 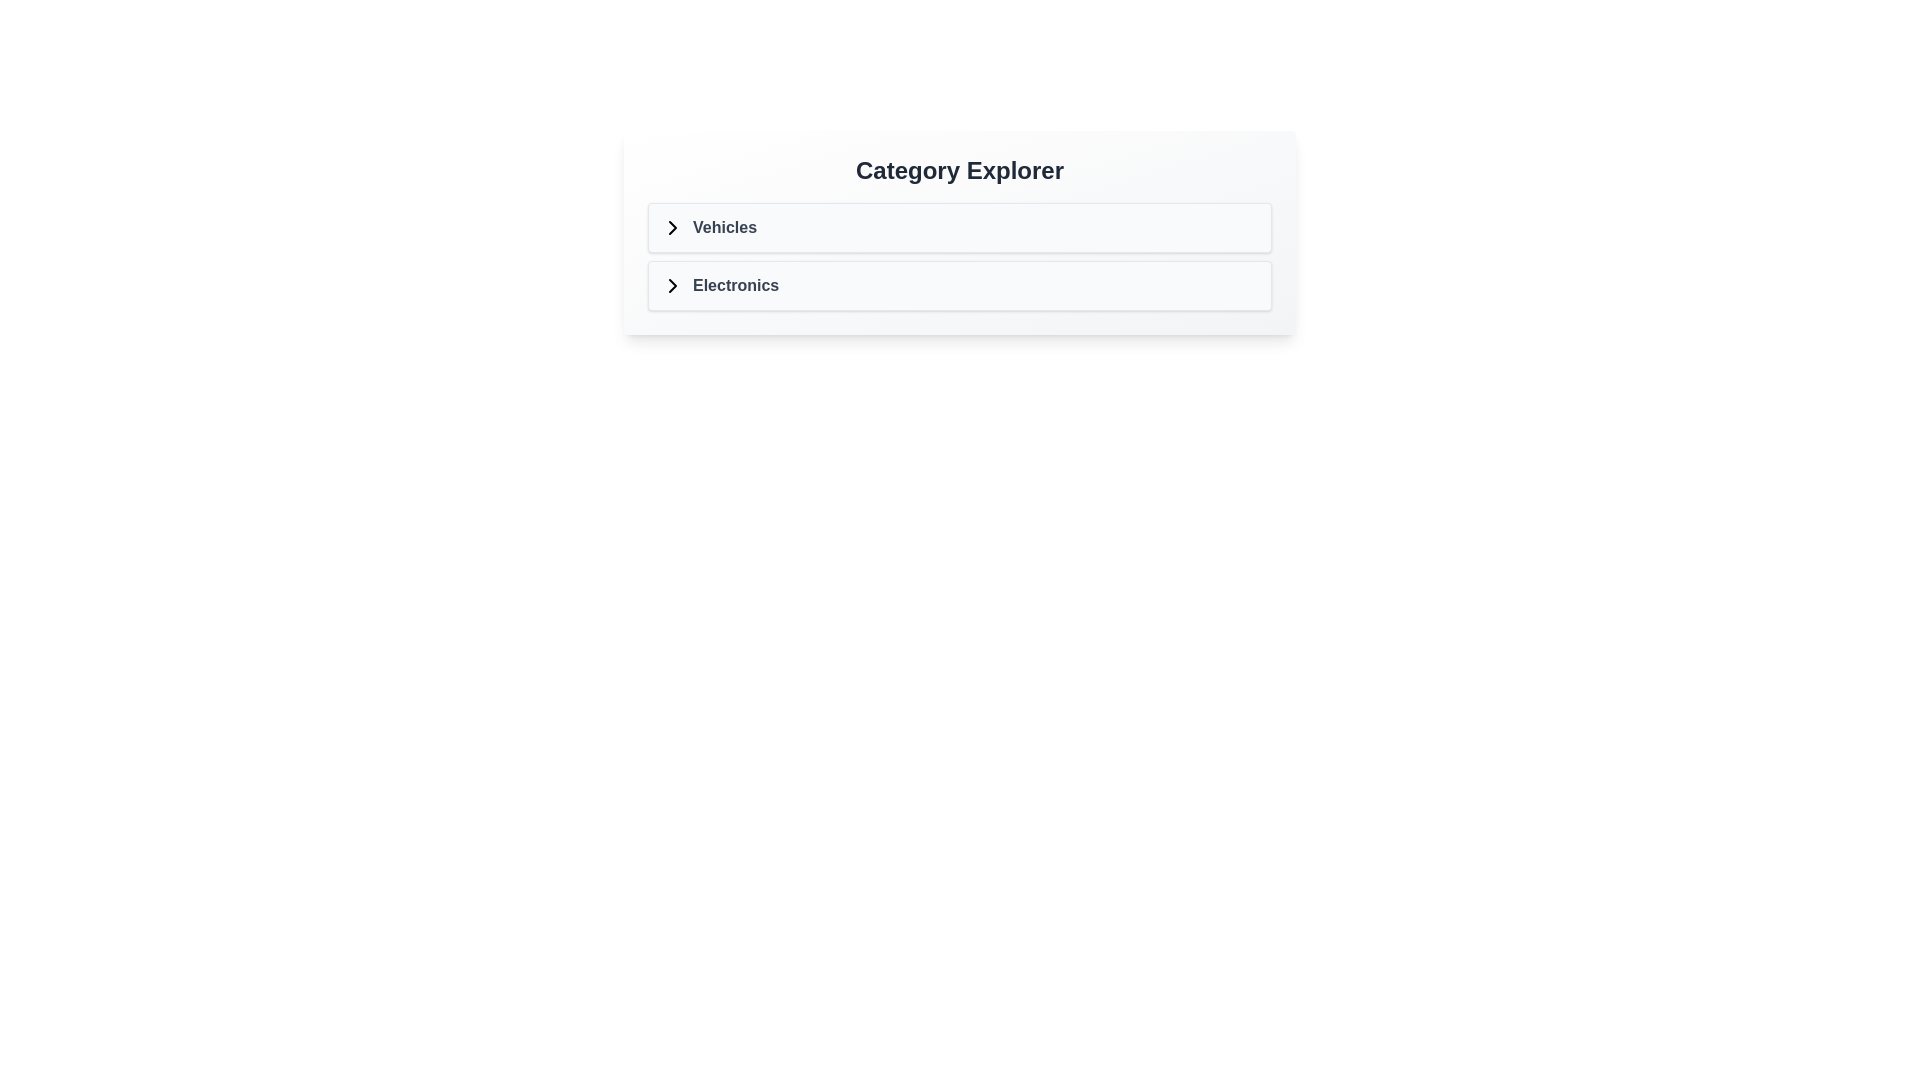 I want to click on the 'Electronics' category option, which is a rectangular component with rounded corners and a light gray background, so click(x=960, y=285).